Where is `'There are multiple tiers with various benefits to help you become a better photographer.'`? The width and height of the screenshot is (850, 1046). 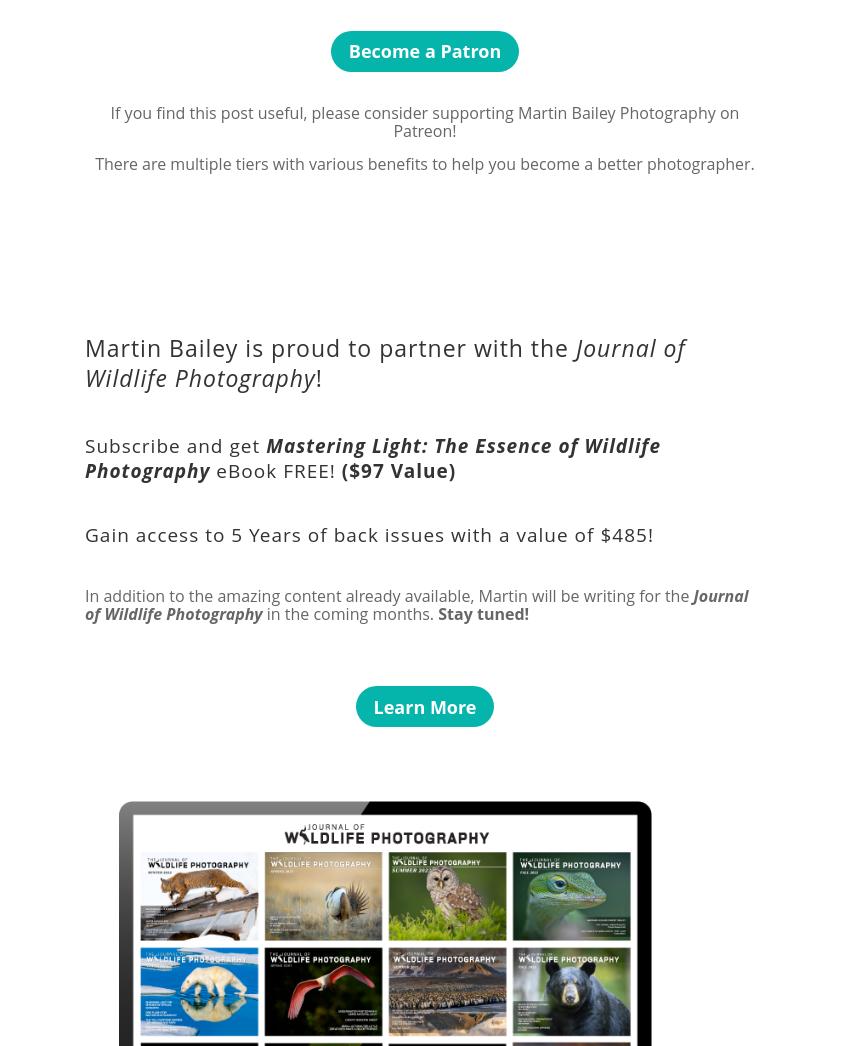 'There are multiple tiers with various benefits to help you become a better photographer.' is located at coordinates (424, 164).